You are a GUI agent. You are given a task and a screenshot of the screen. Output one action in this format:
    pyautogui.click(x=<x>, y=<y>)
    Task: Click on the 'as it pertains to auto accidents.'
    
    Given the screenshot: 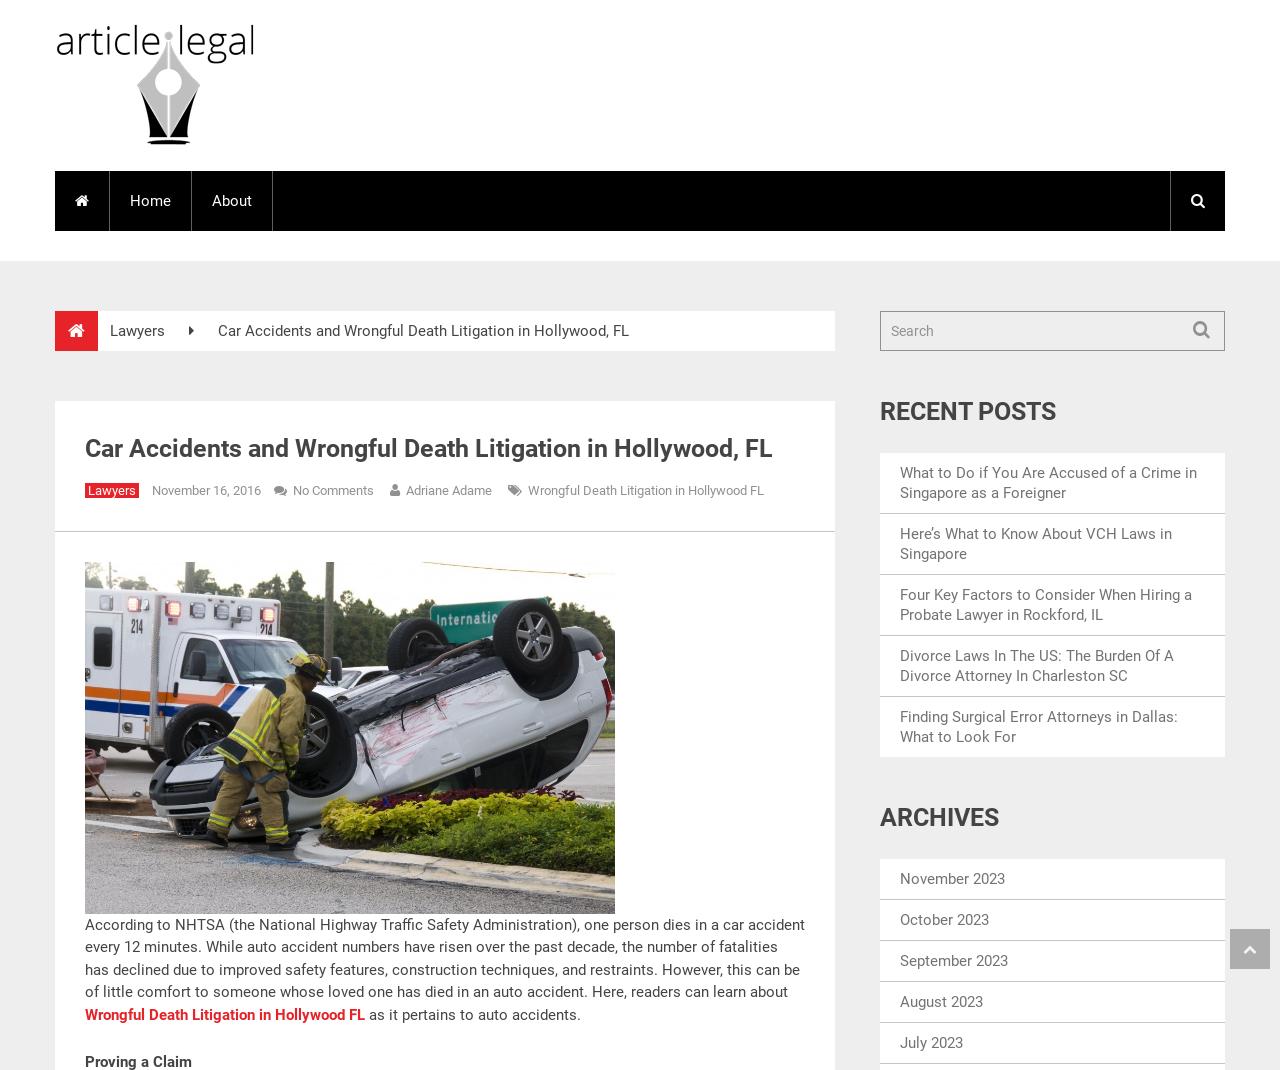 What is the action you would take?
    pyautogui.click(x=471, y=1014)
    